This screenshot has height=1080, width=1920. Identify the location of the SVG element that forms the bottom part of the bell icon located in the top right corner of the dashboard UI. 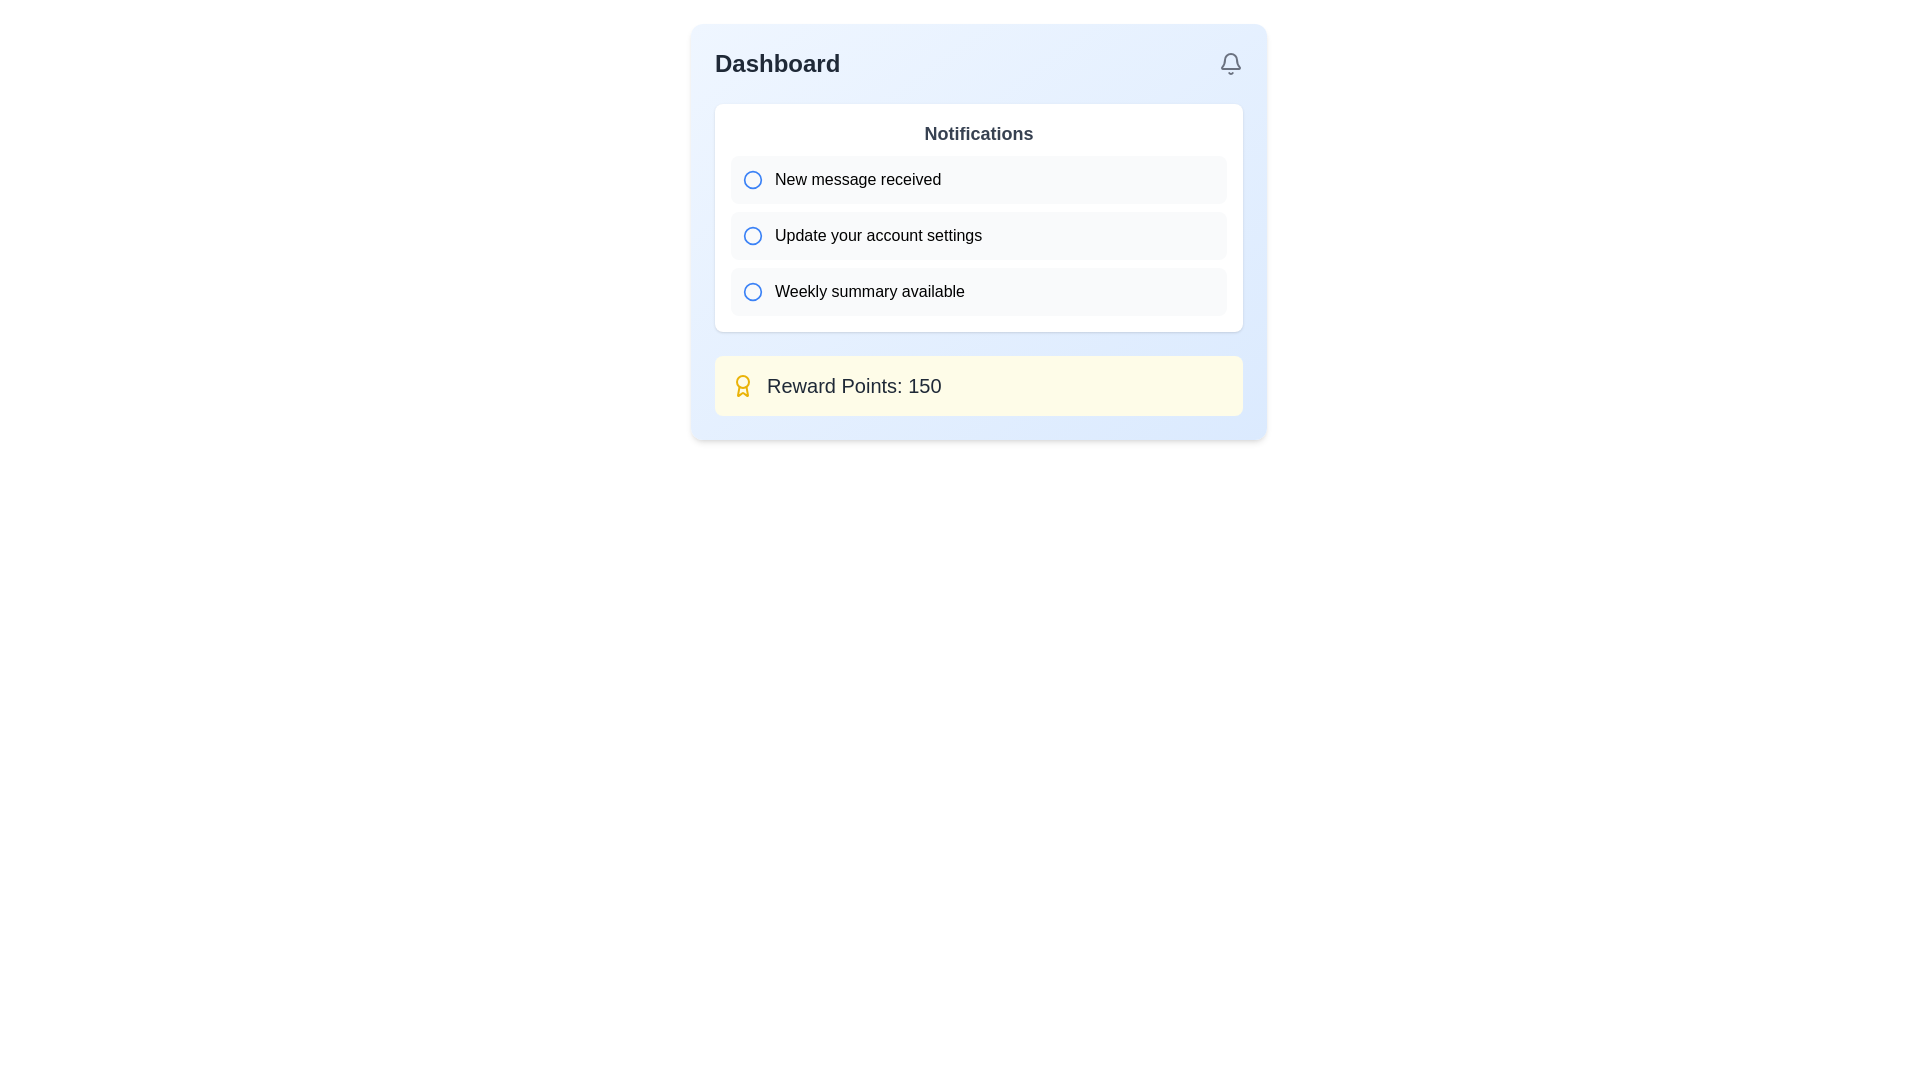
(1229, 60).